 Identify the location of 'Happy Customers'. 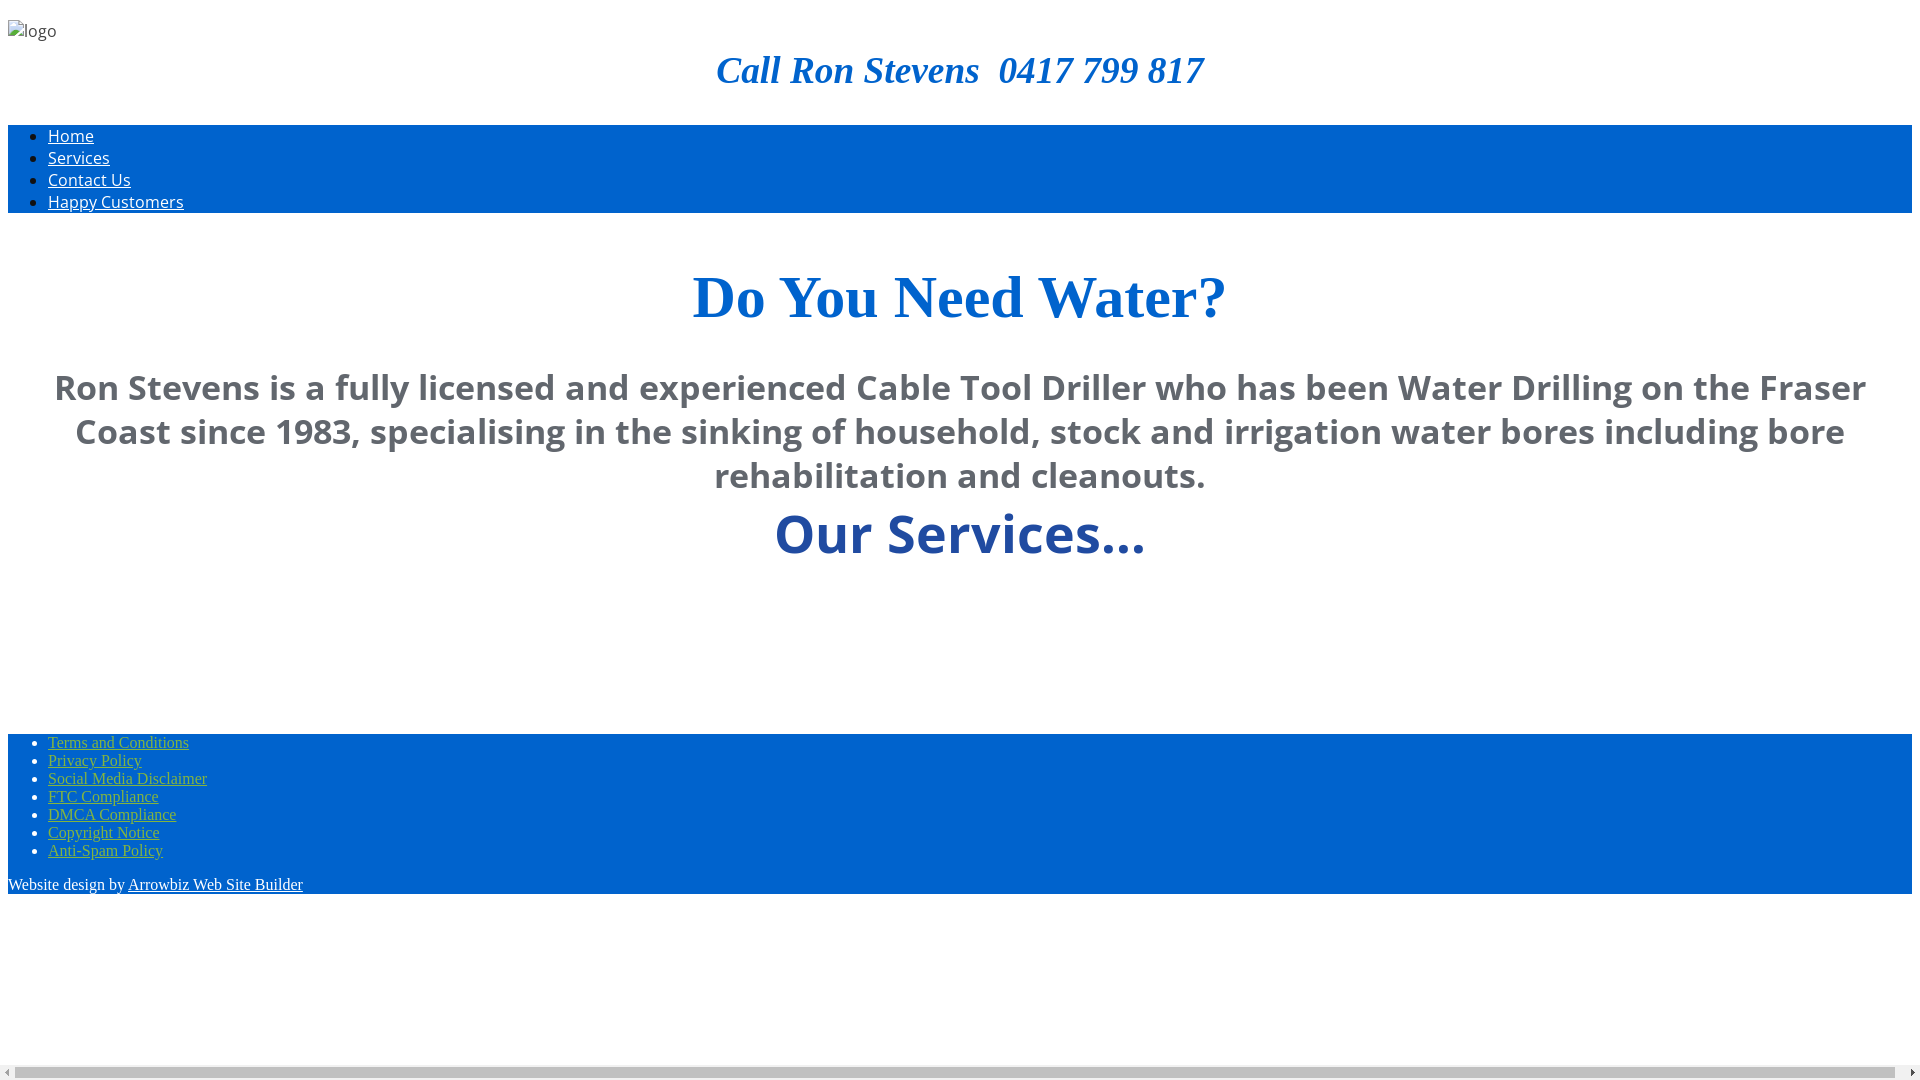
(114, 201).